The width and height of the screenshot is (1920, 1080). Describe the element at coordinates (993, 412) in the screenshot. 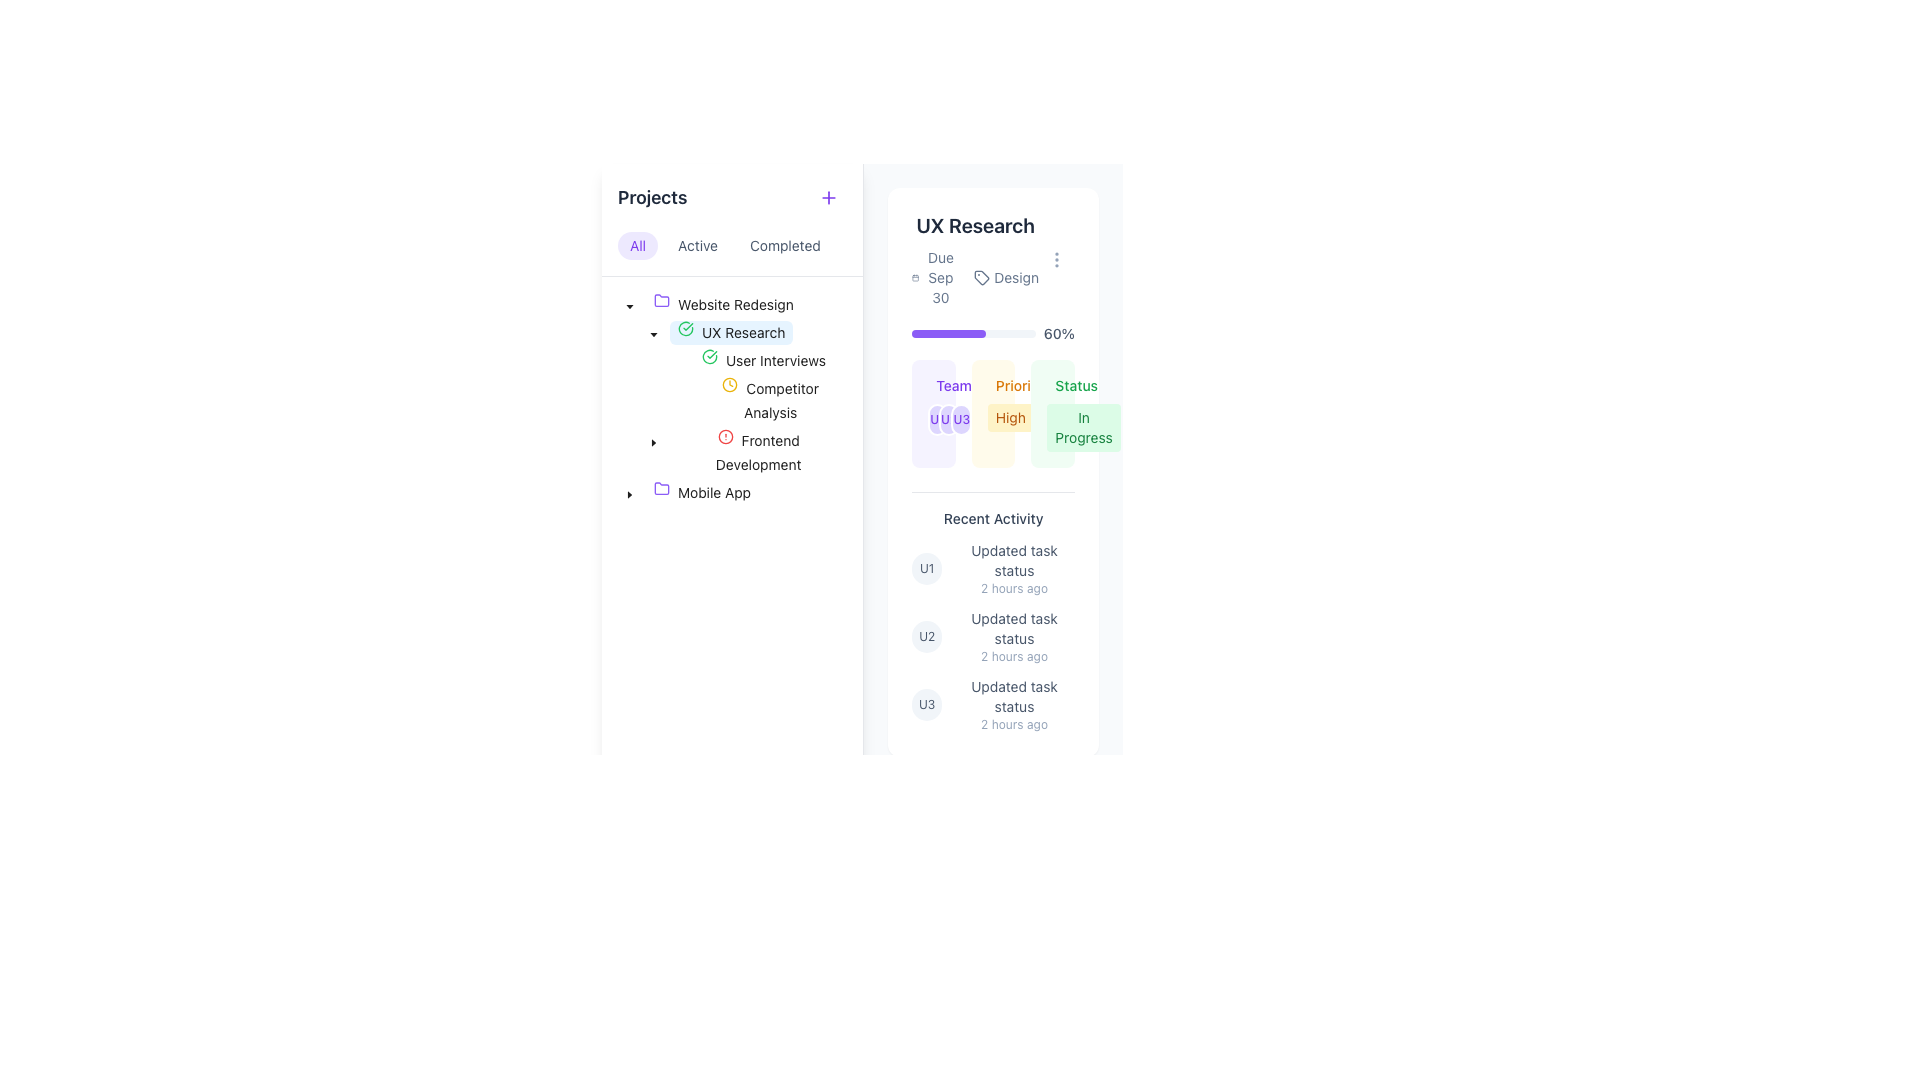

I see `the 'High' priority badge displayed in the middle column of the task card, which indicates the urgency of the associated task` at that location.